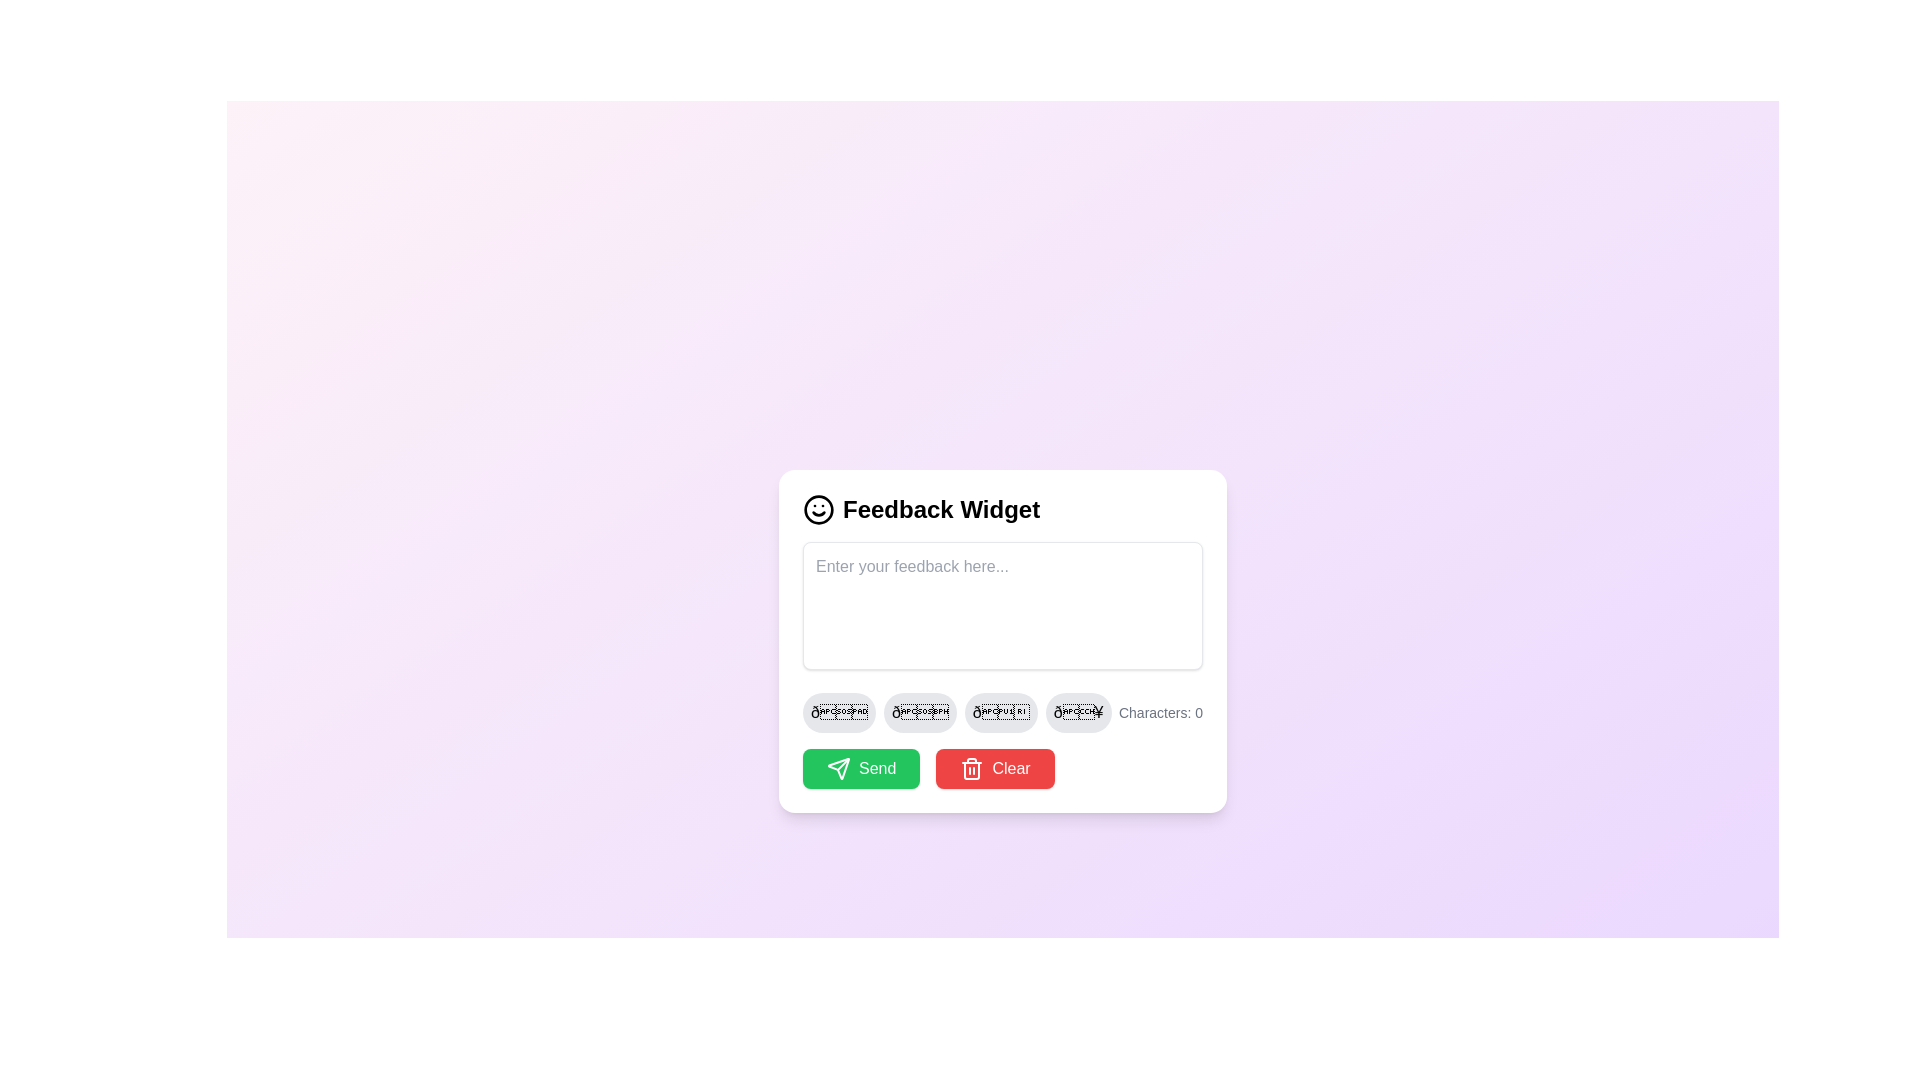  I want to click on the 'Clear' button with white text on a red background, located in the bottom-right corner of the 'Feedback Widget' card, so click(1011, 767).